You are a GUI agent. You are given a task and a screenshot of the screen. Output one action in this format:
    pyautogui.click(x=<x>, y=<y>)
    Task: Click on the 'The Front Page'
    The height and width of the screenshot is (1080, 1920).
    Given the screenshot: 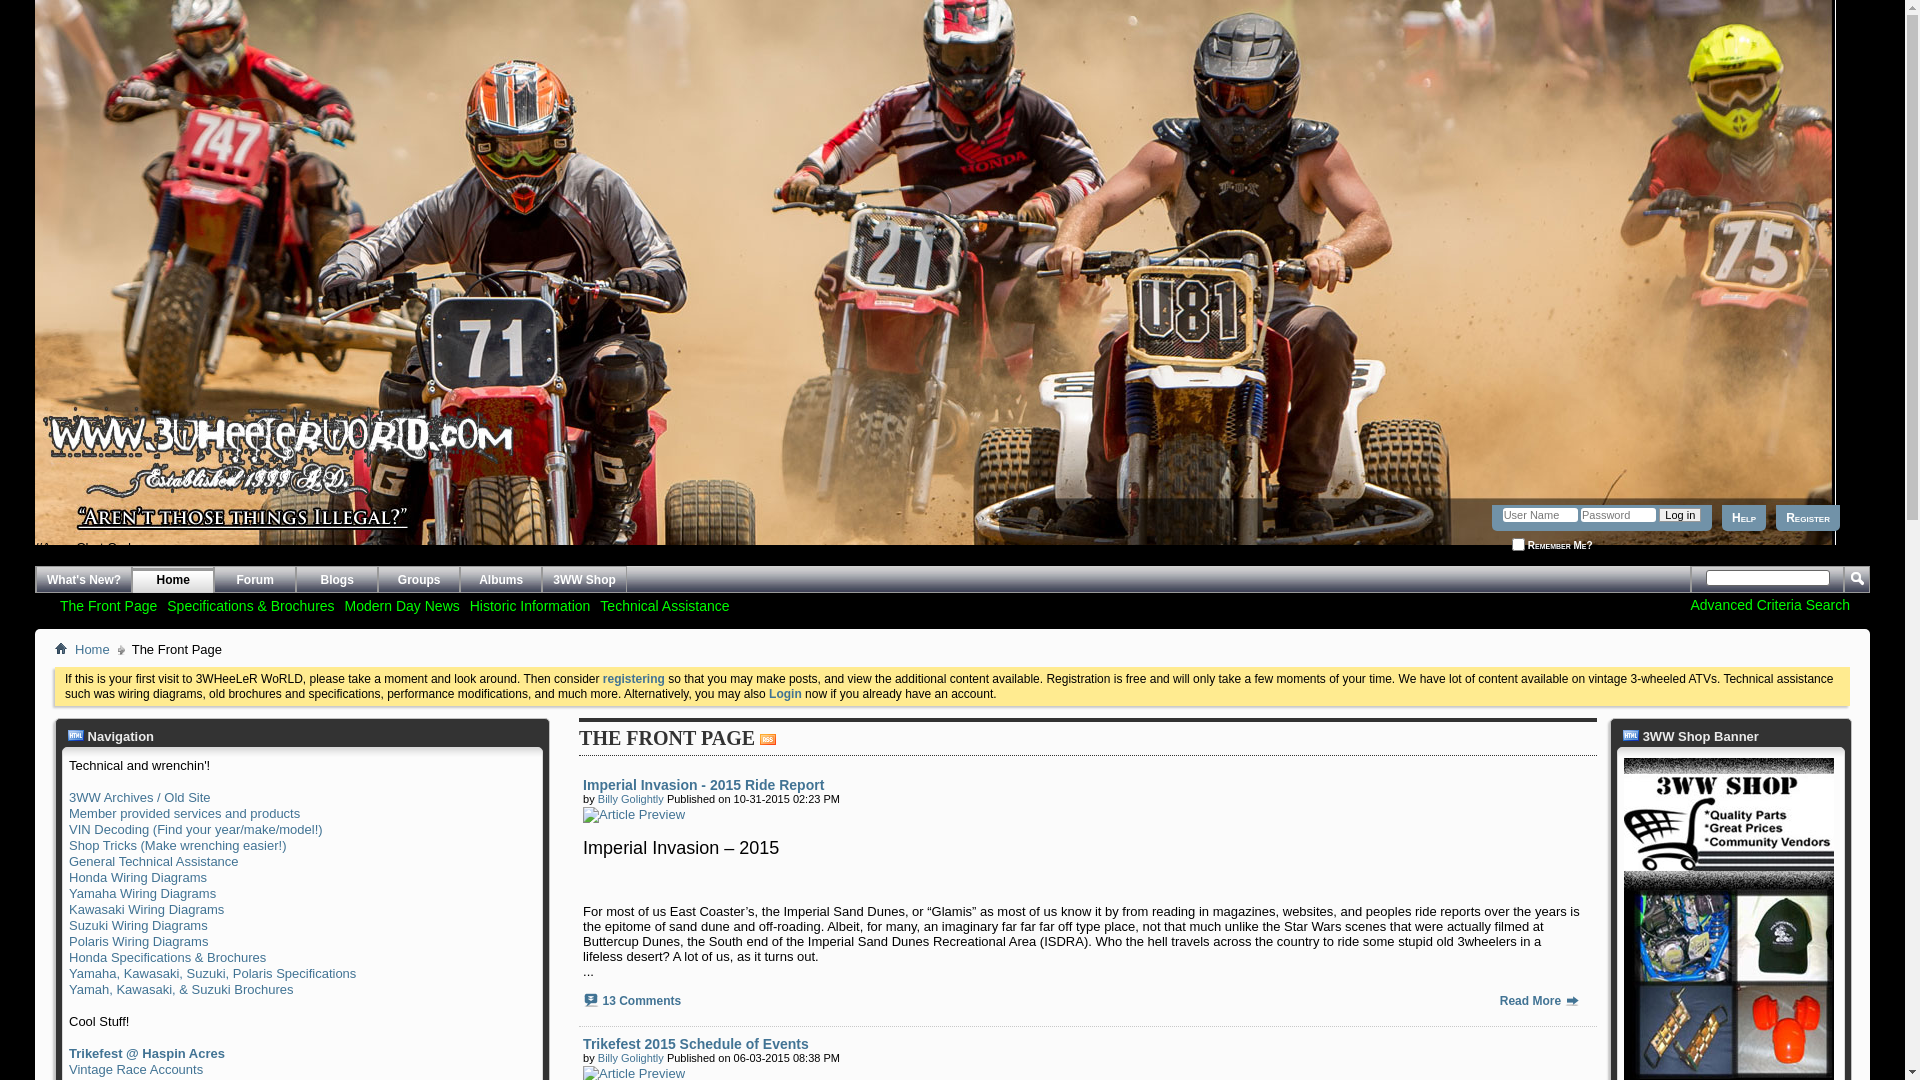 What is the action you would take?
    pyautogui.click(x=107, y=604)
    